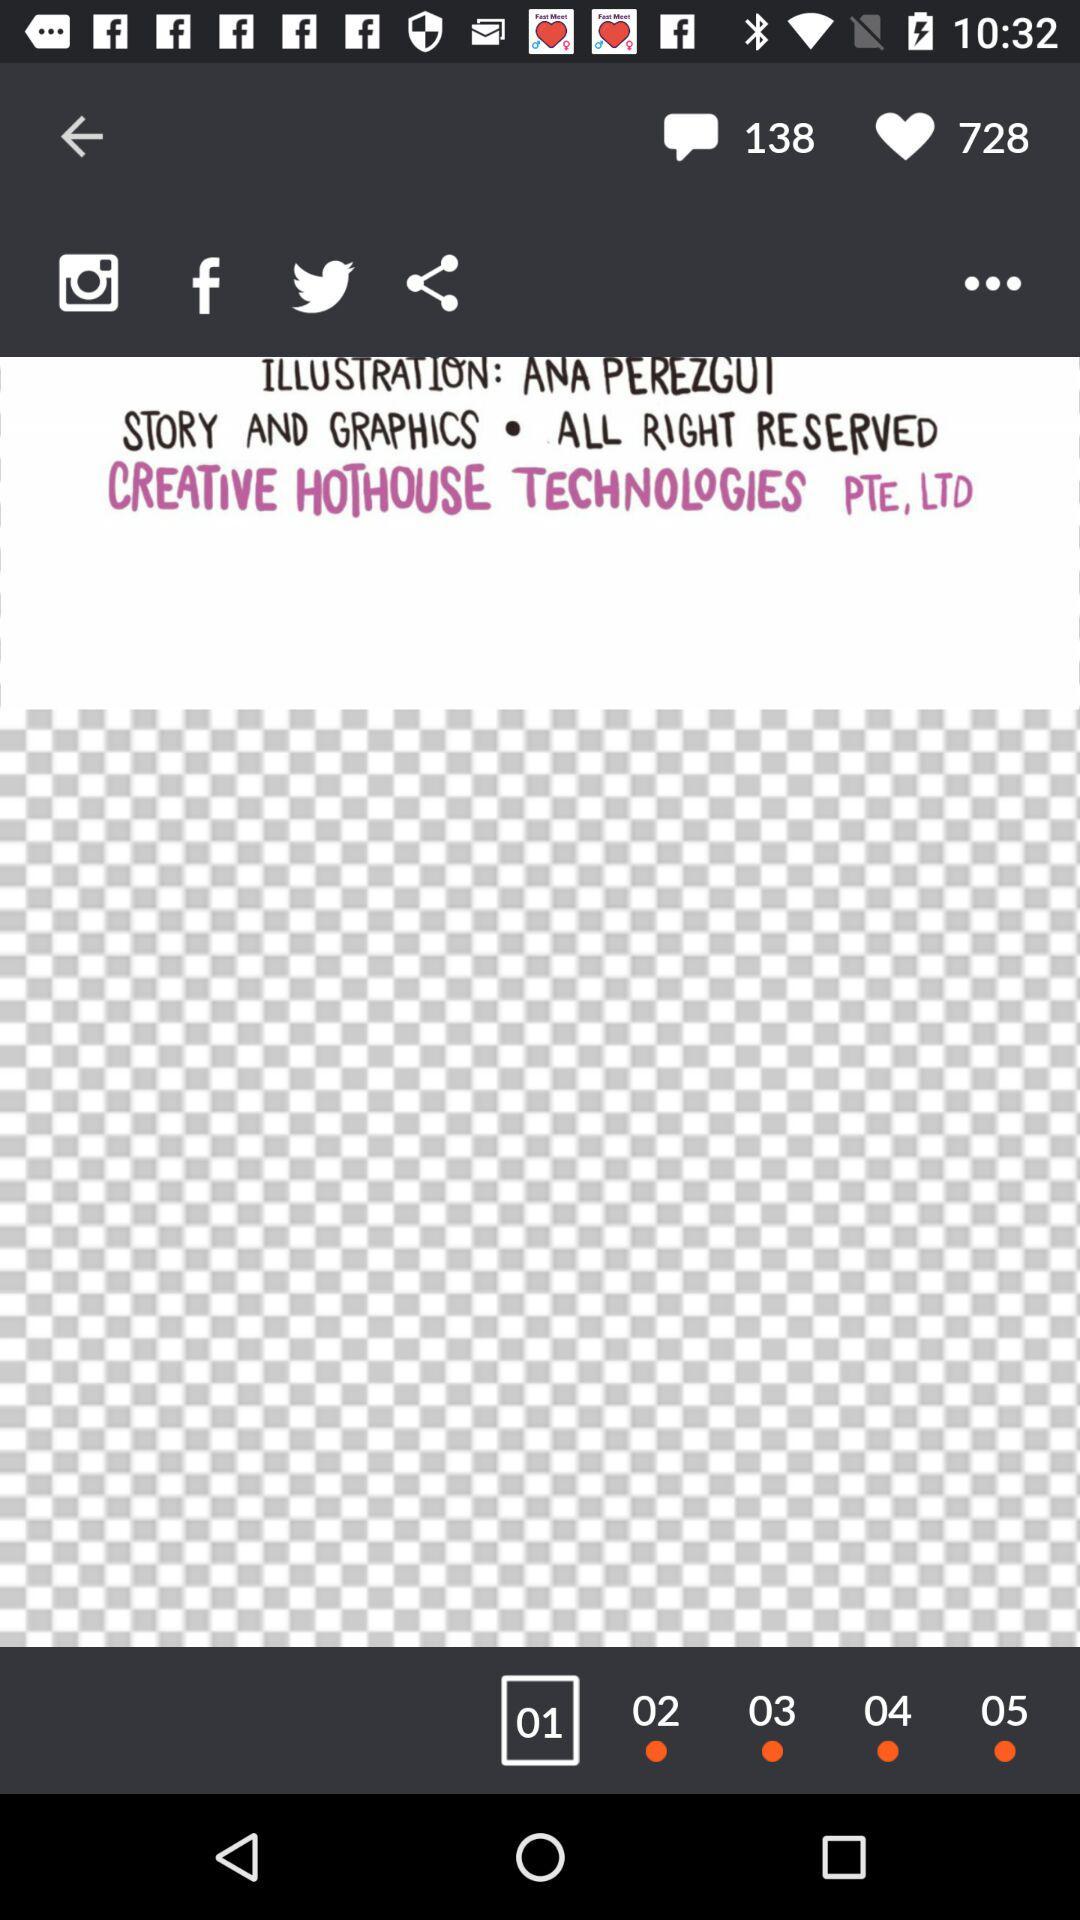 This screenshot has height=1920, width=1080. Describe the element at coordinates (951, 135) in the screenshot. I see `icon next to the 138  icon` at that location.